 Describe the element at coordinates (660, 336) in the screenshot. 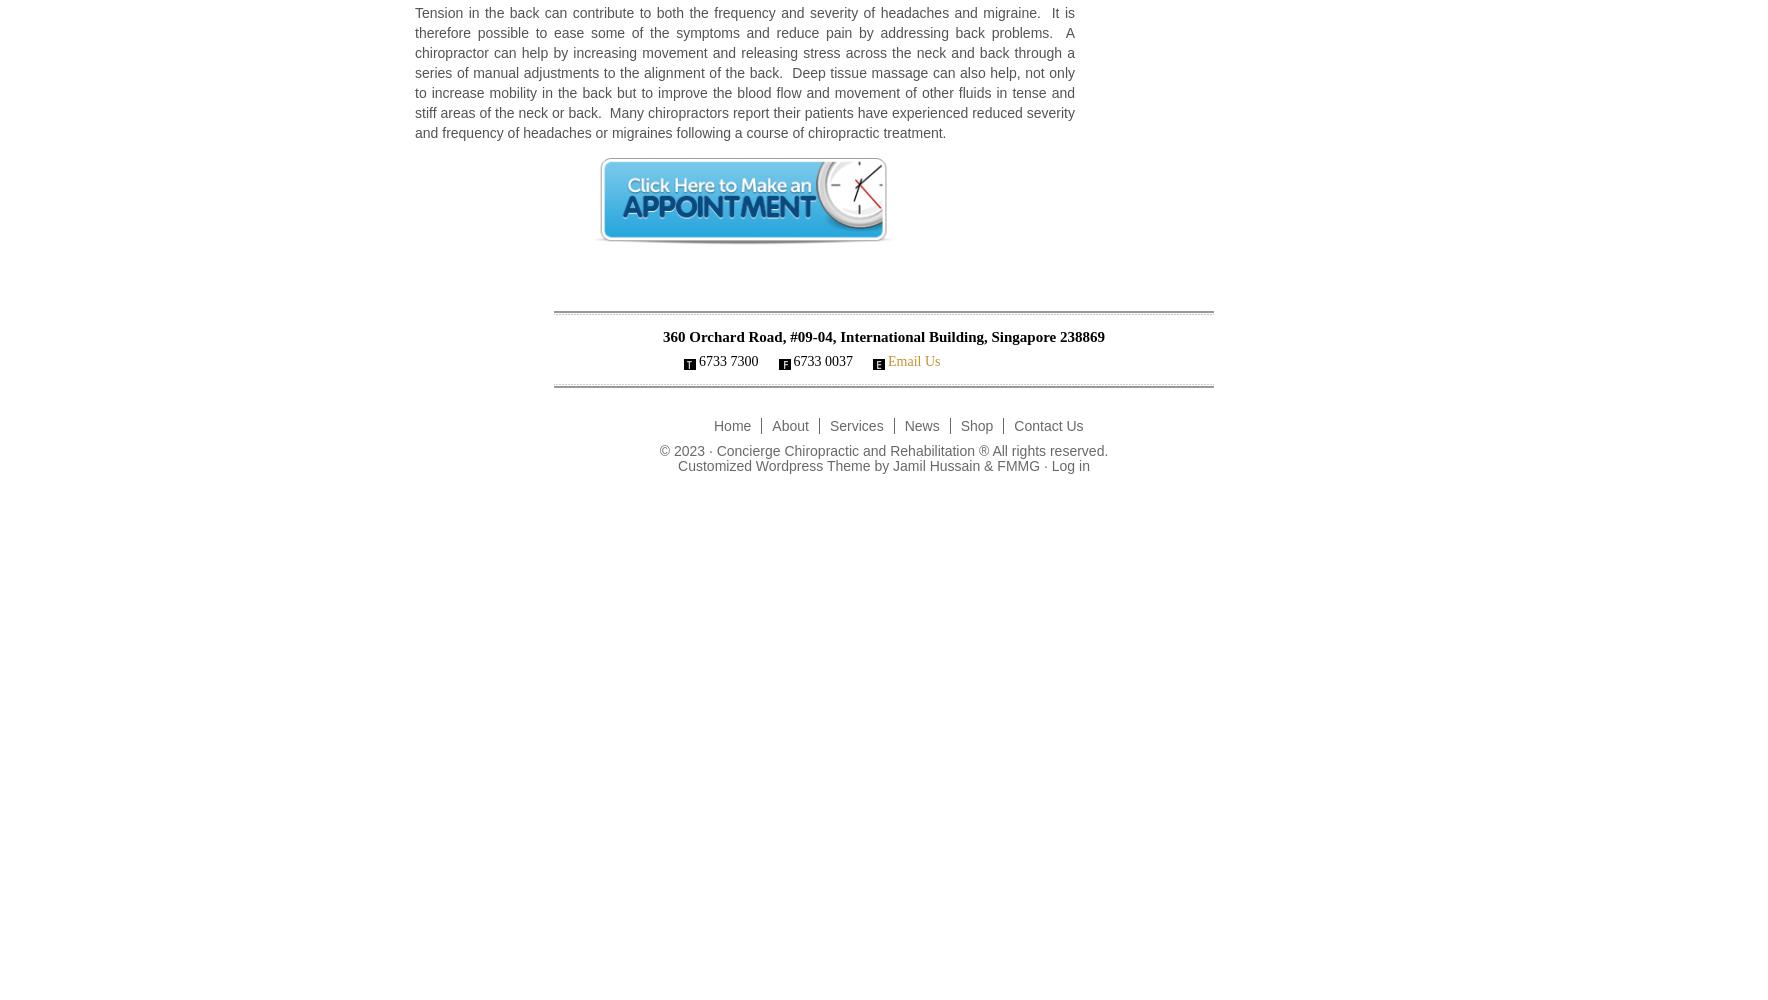

I see `'360 Orchard Road, #09-04, International Building, Singapore 238869'` at that location.